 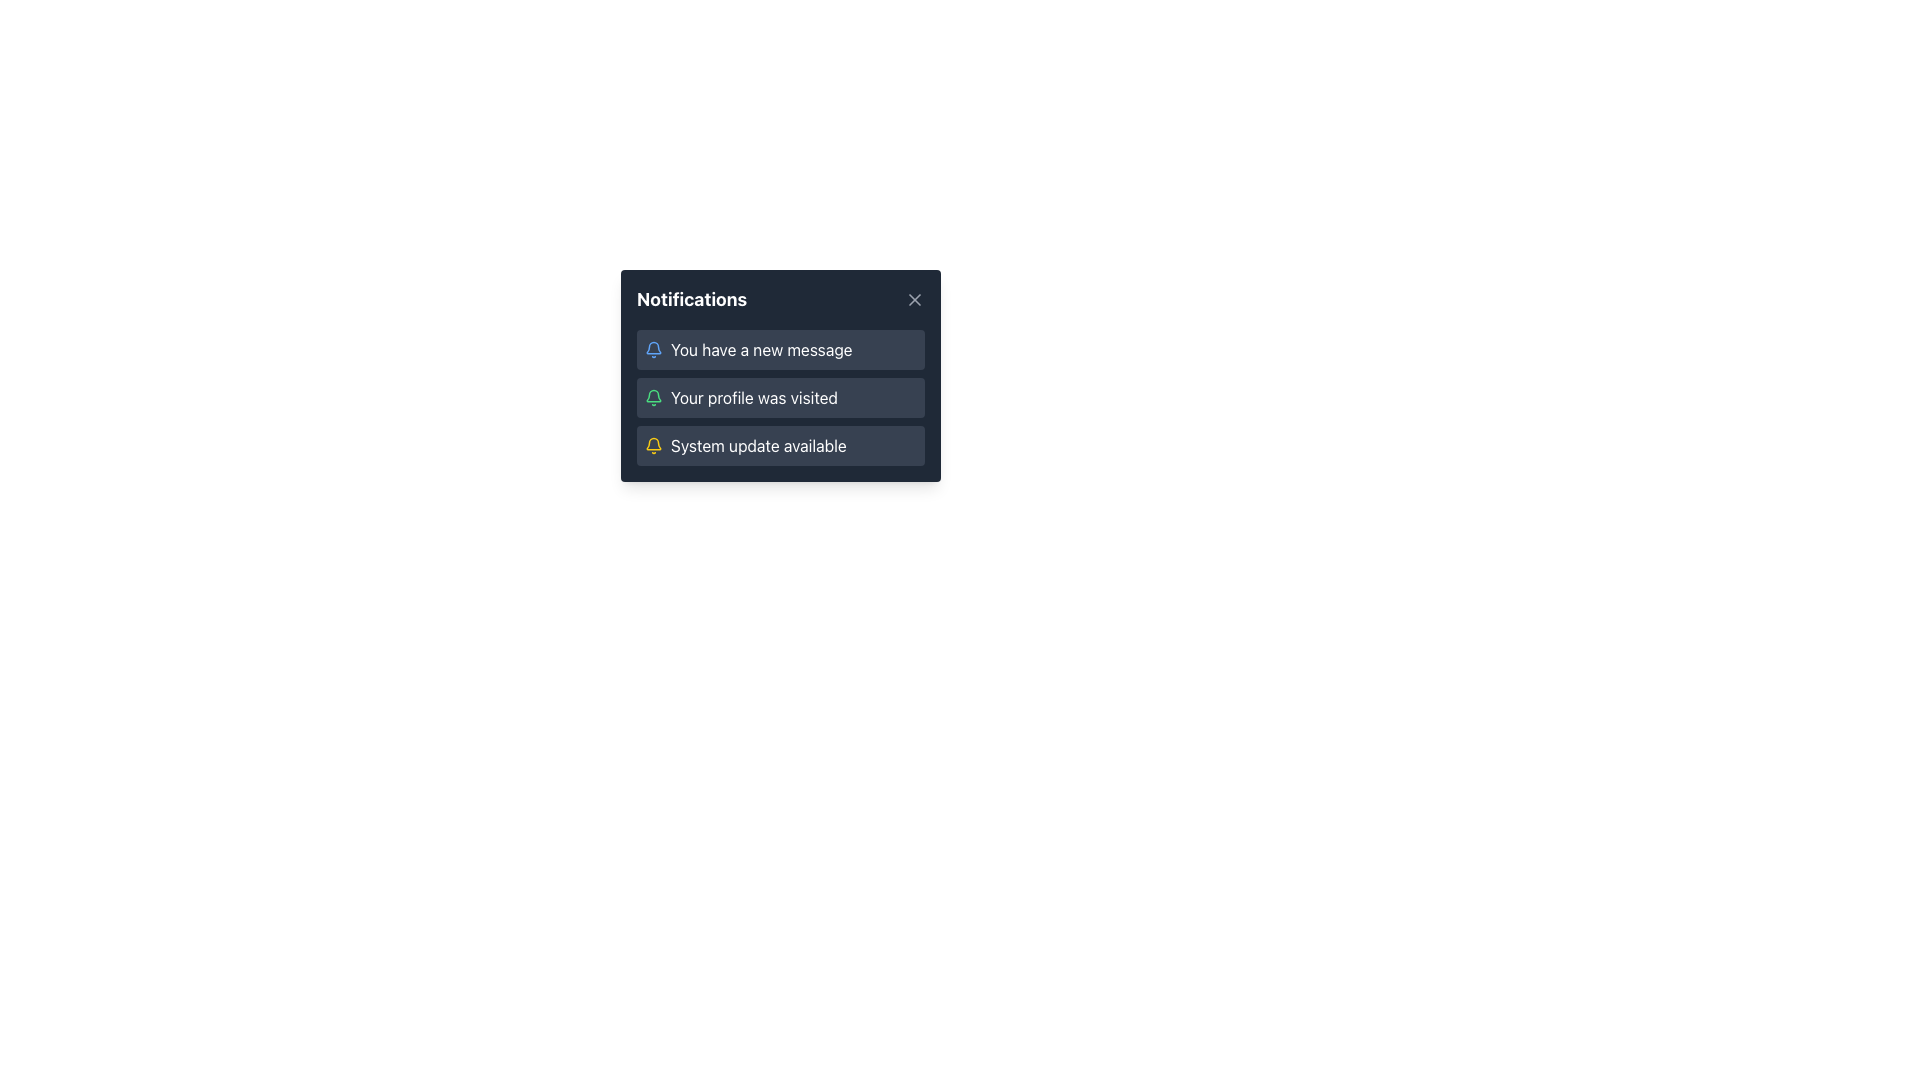 I want to click on the close button represented by an 'X' icon in the upper-right corner of the 'Notifications' modal, so click(x=914, y=300).